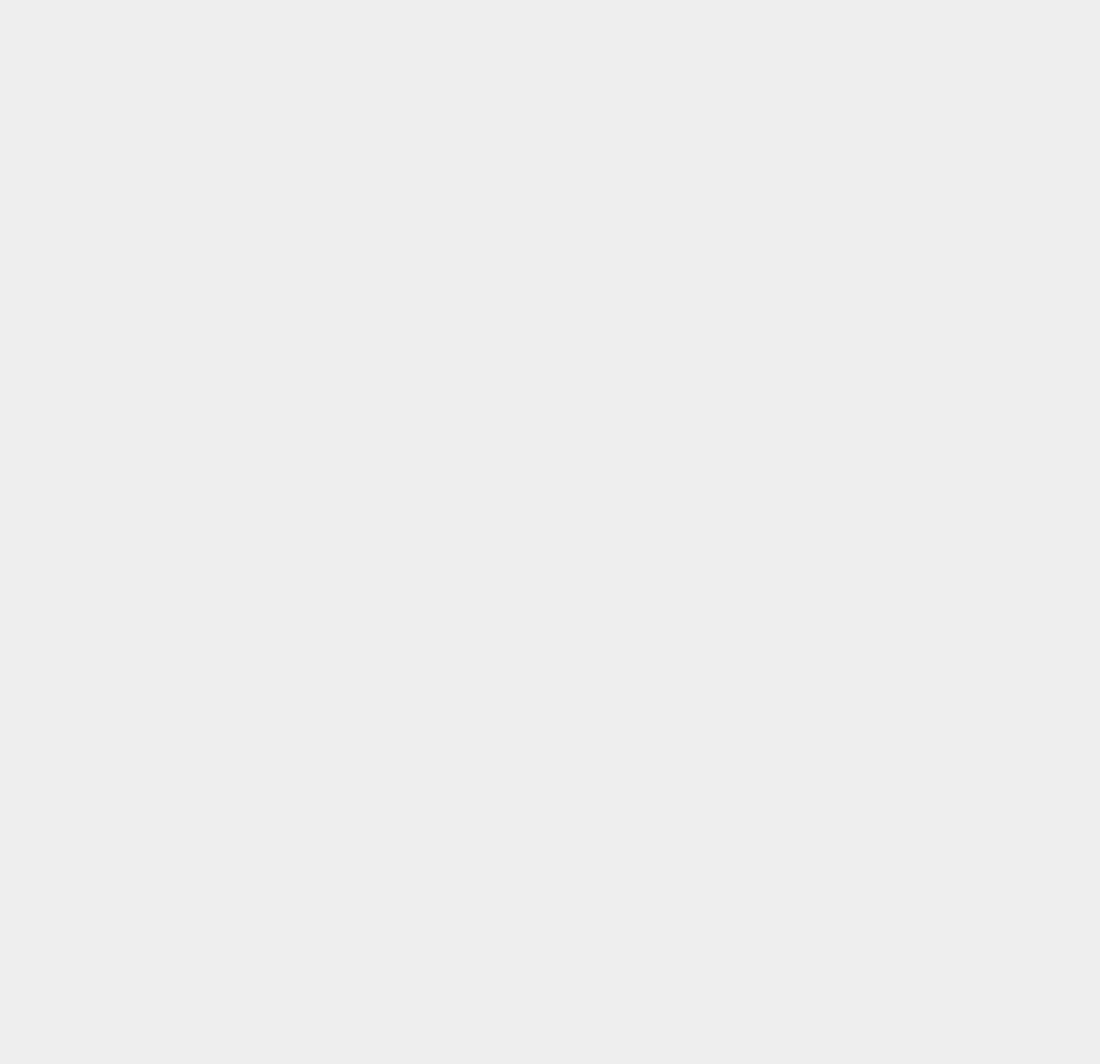  Describe the element at coordinates (820, 333) in the screenshot. I see `'Smartphones'` at that location.